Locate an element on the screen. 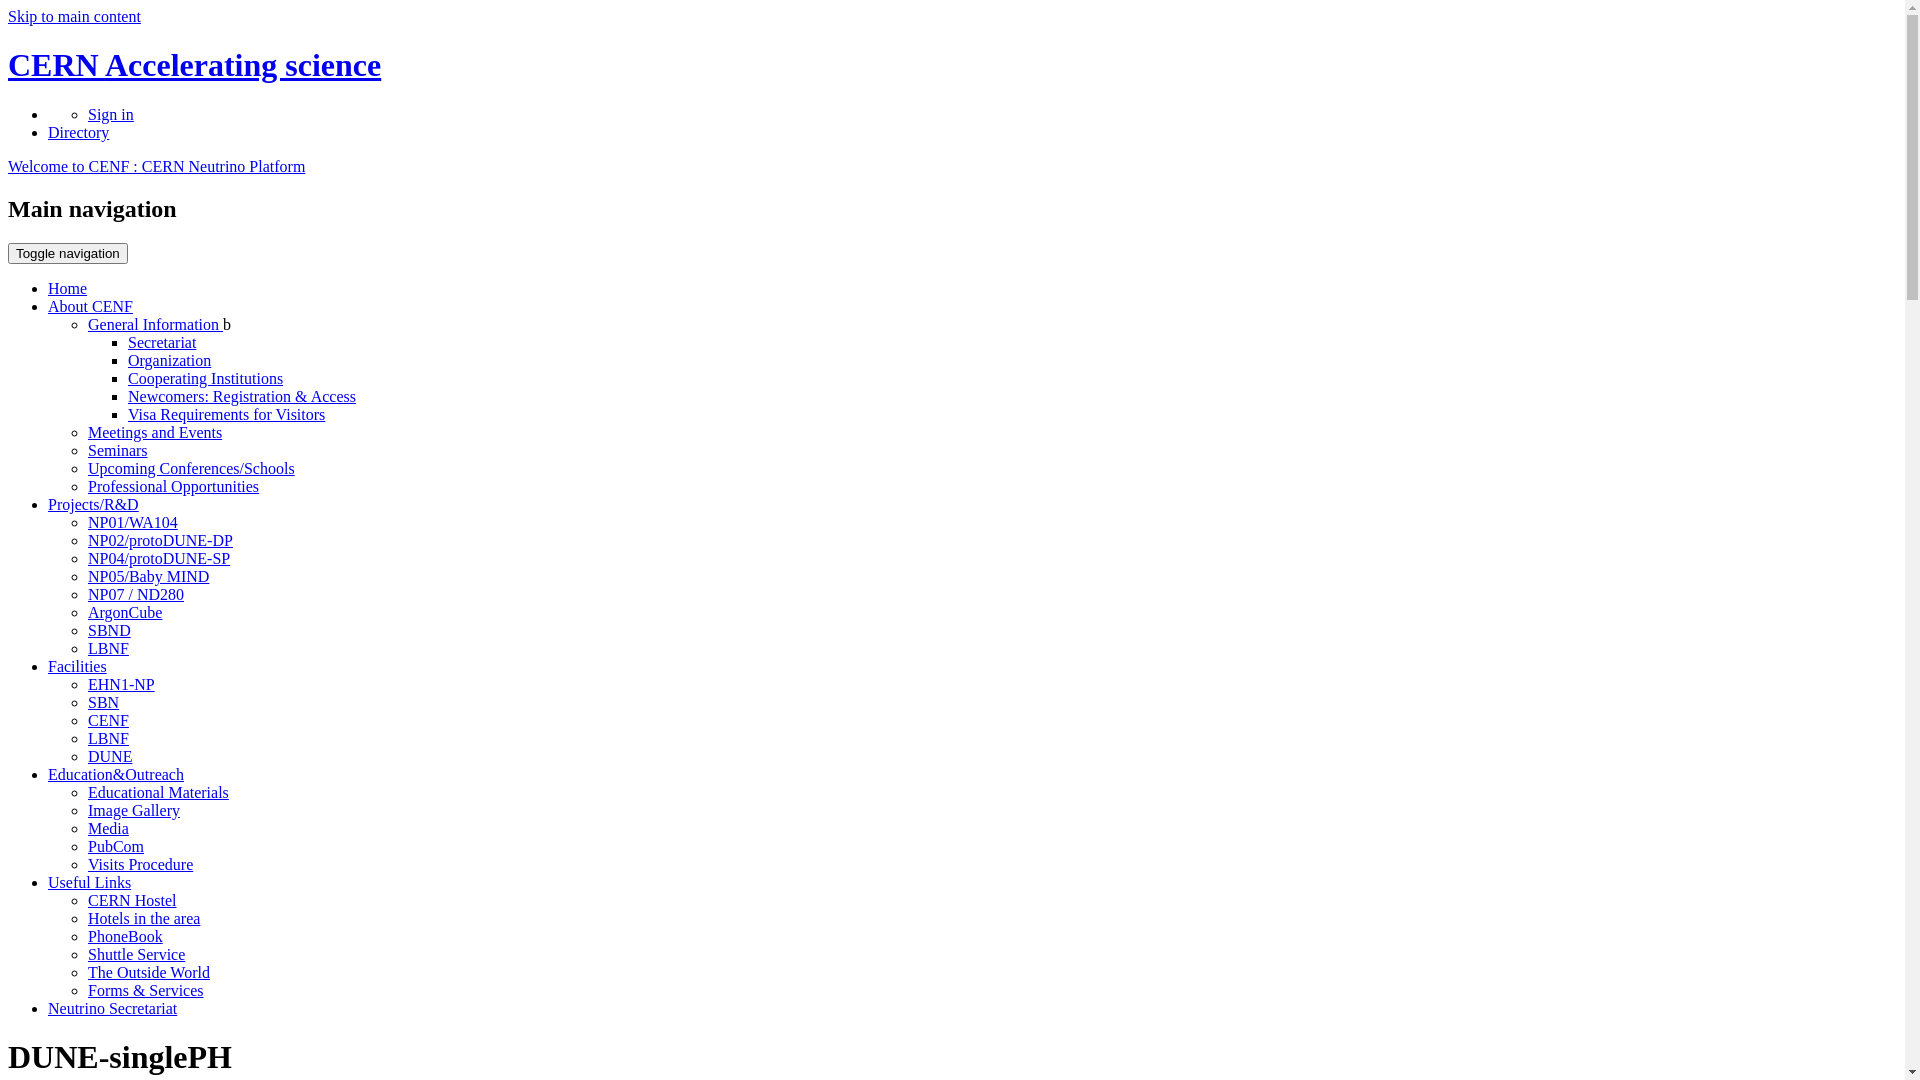  'Toggle navigation' is located at coordinates (67, 252).